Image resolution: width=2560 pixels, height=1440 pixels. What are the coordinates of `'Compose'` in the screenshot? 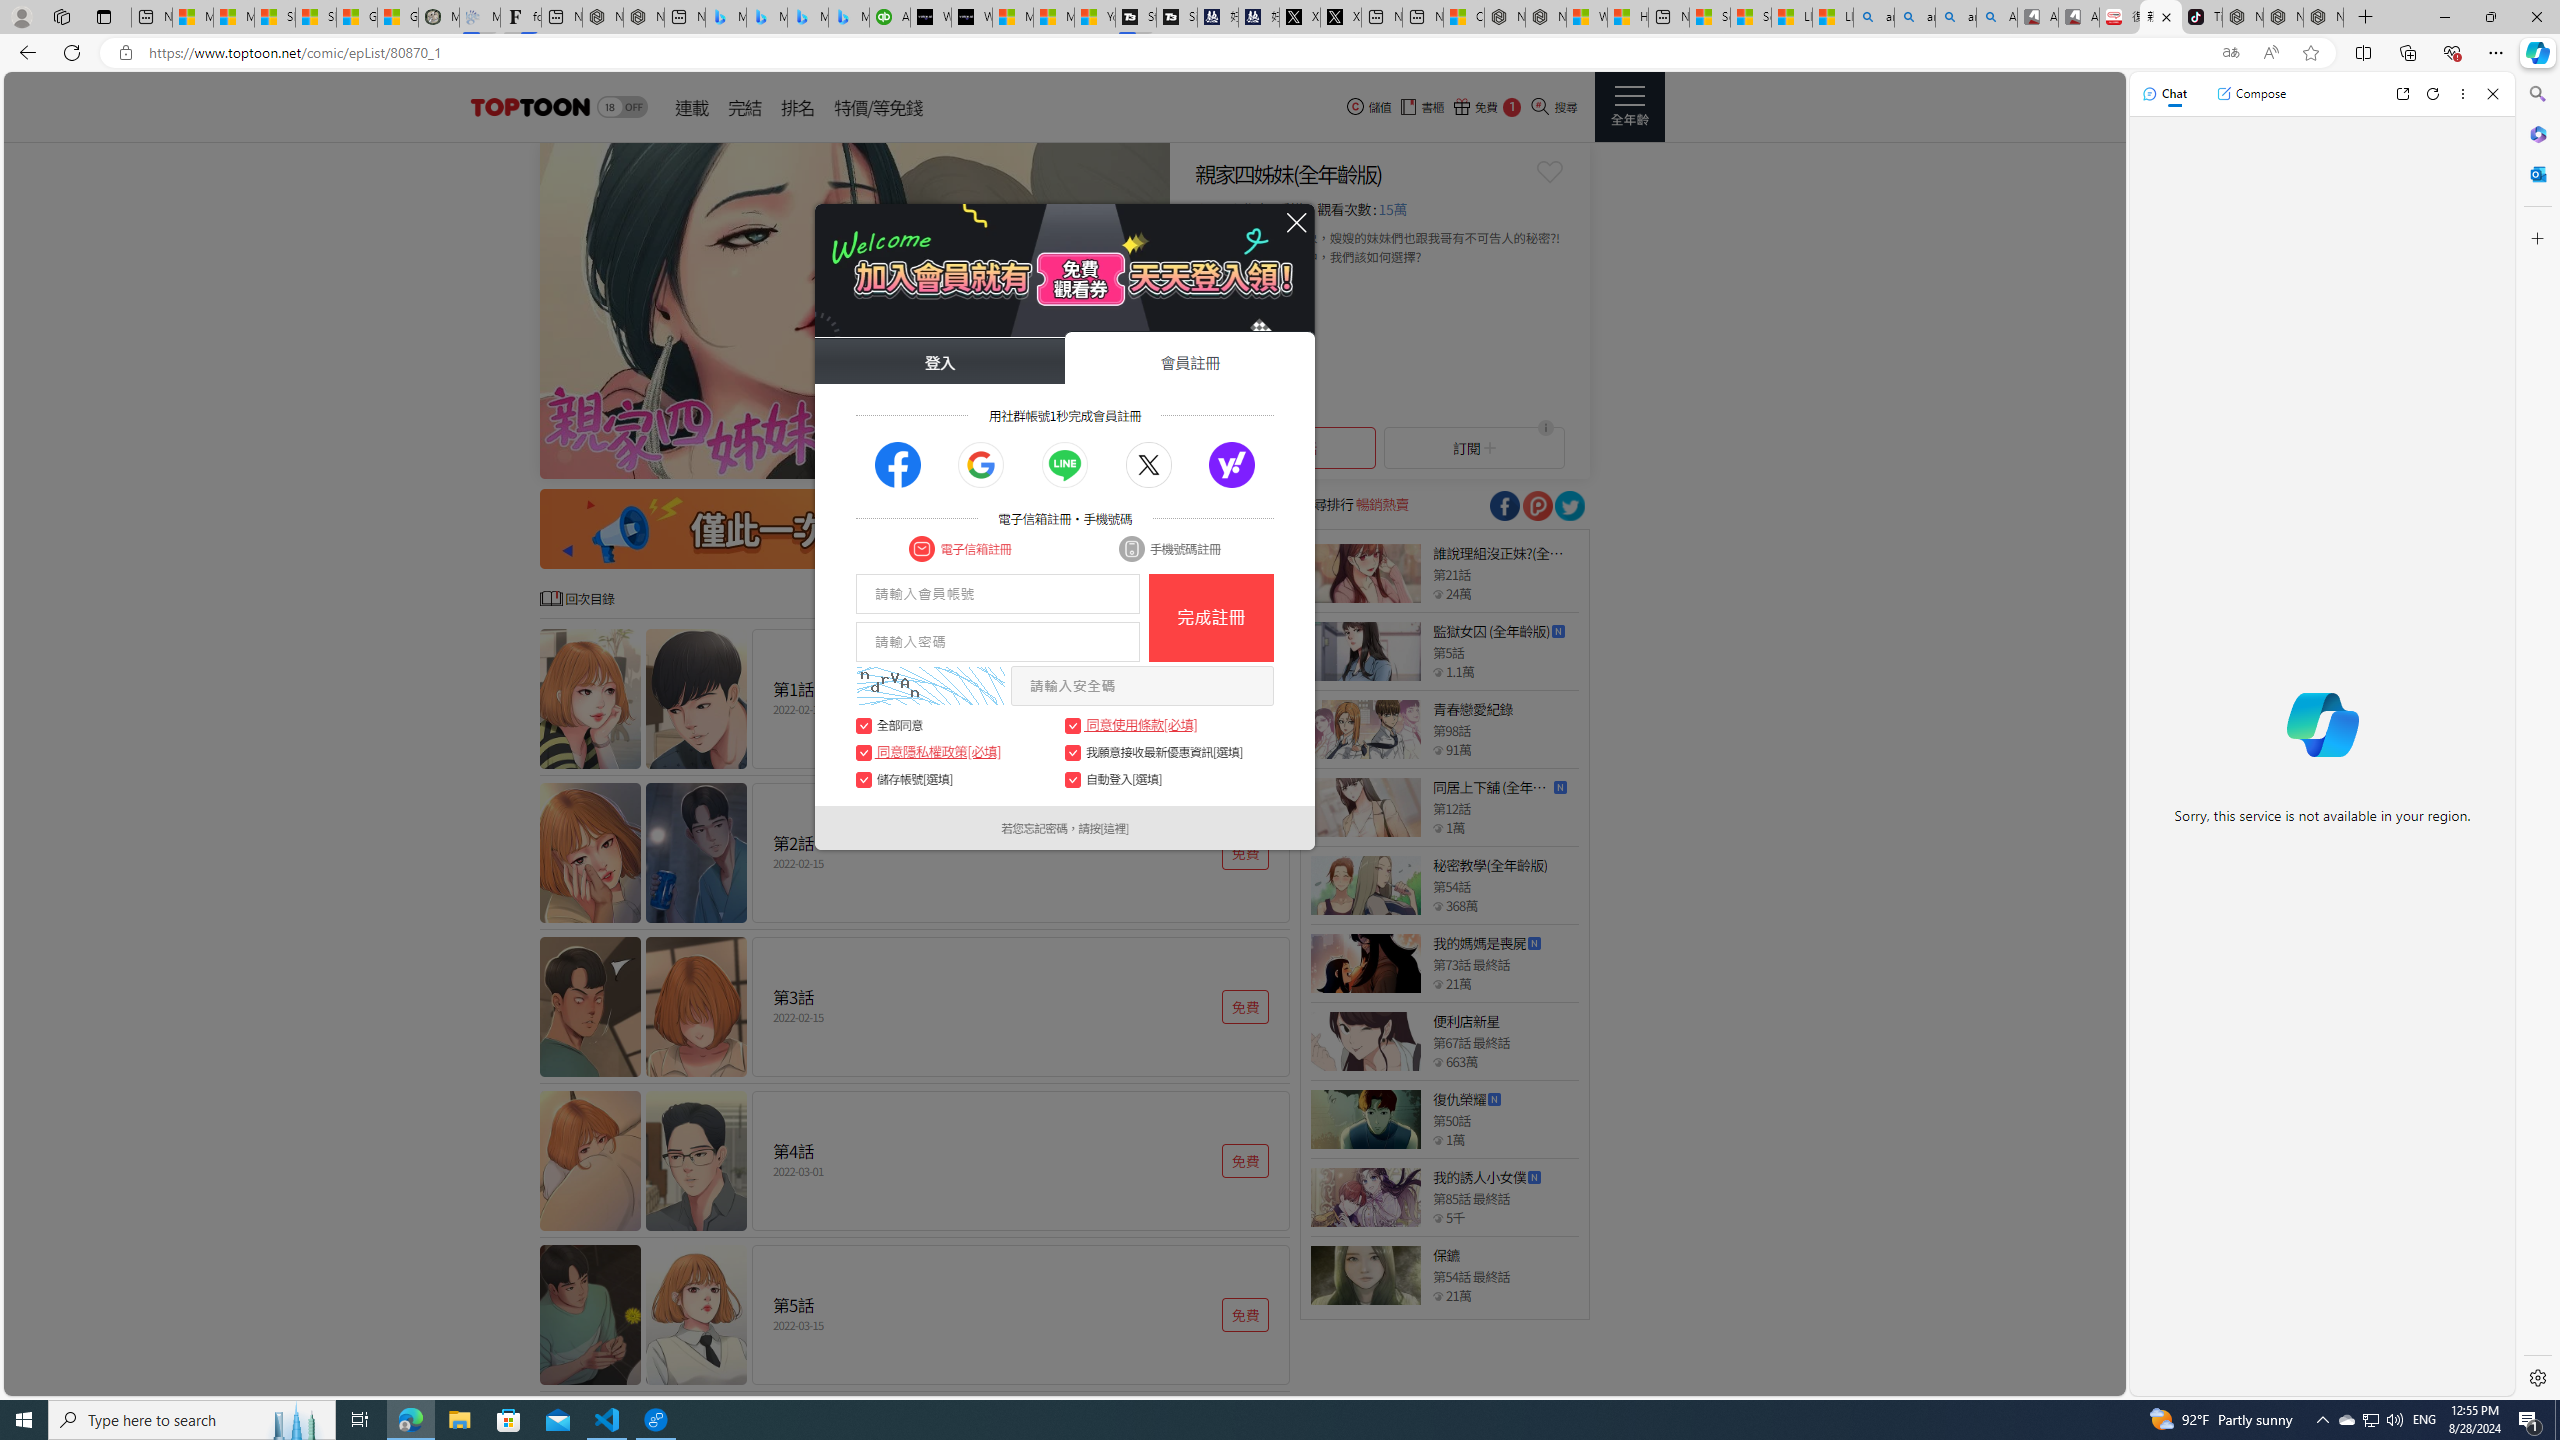 It's located at (2250, 92).